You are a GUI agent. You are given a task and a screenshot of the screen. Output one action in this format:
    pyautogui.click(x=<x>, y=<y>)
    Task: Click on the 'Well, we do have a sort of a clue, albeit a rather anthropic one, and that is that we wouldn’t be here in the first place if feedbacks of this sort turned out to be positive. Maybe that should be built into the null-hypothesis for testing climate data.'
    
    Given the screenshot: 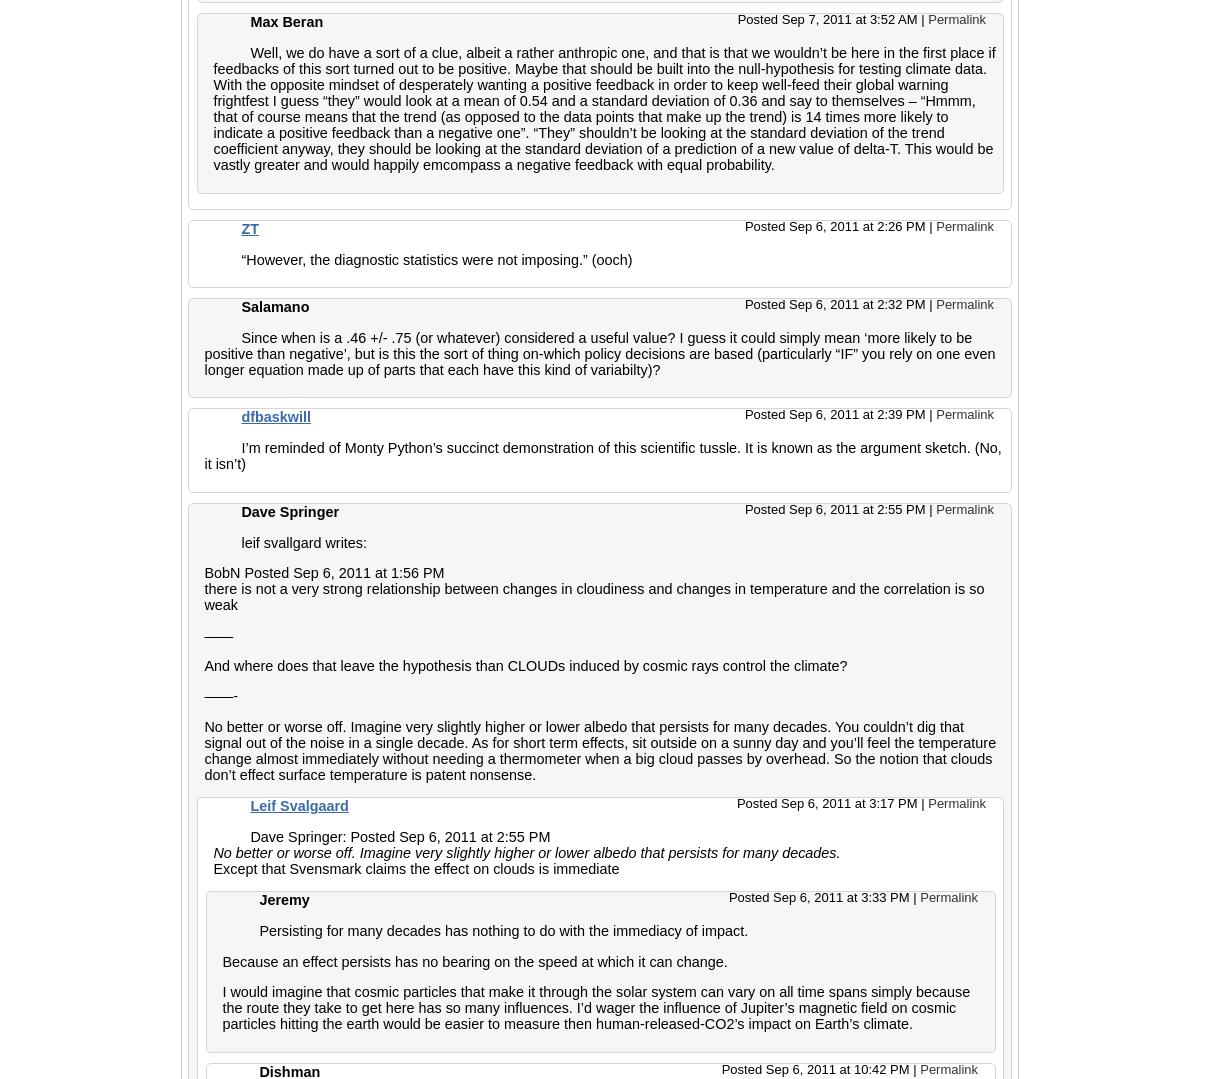 What is the action you would take?
    pyautogui.click(x=603, y=59)
    